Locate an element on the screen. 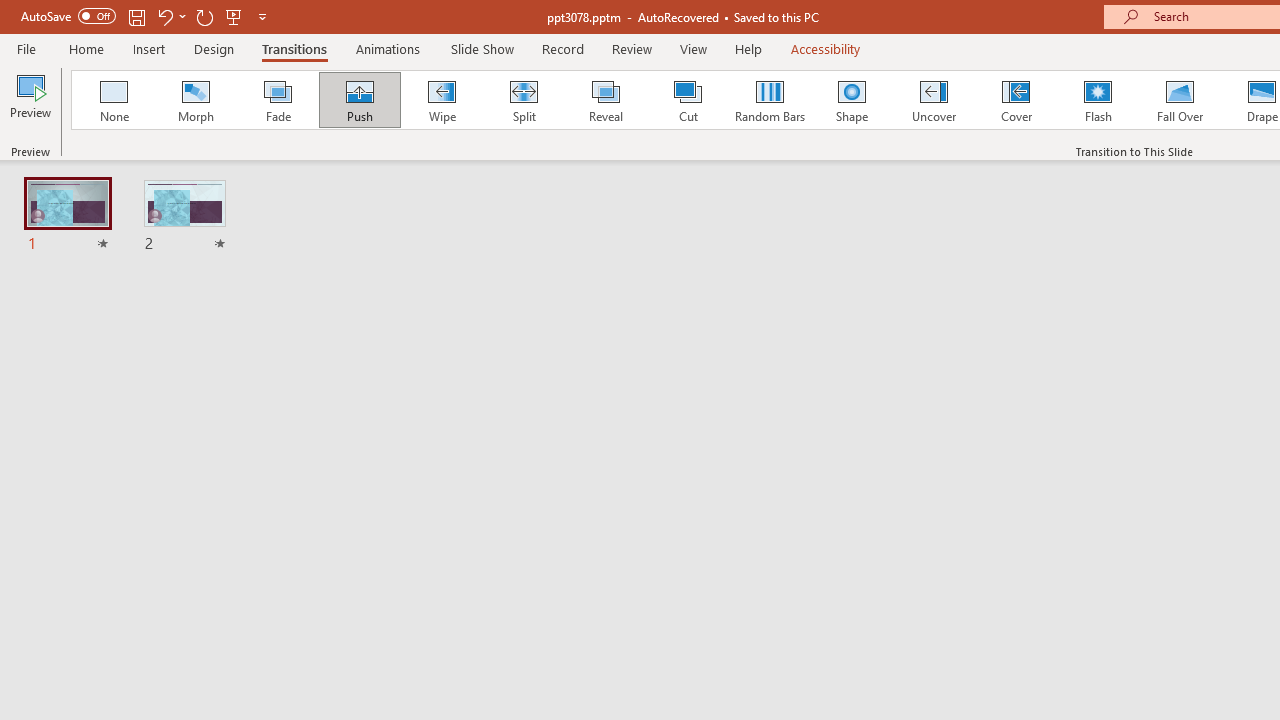 This screenshot has height=720, width=1280. 'Uncover' is located at coordinates (933, 100).